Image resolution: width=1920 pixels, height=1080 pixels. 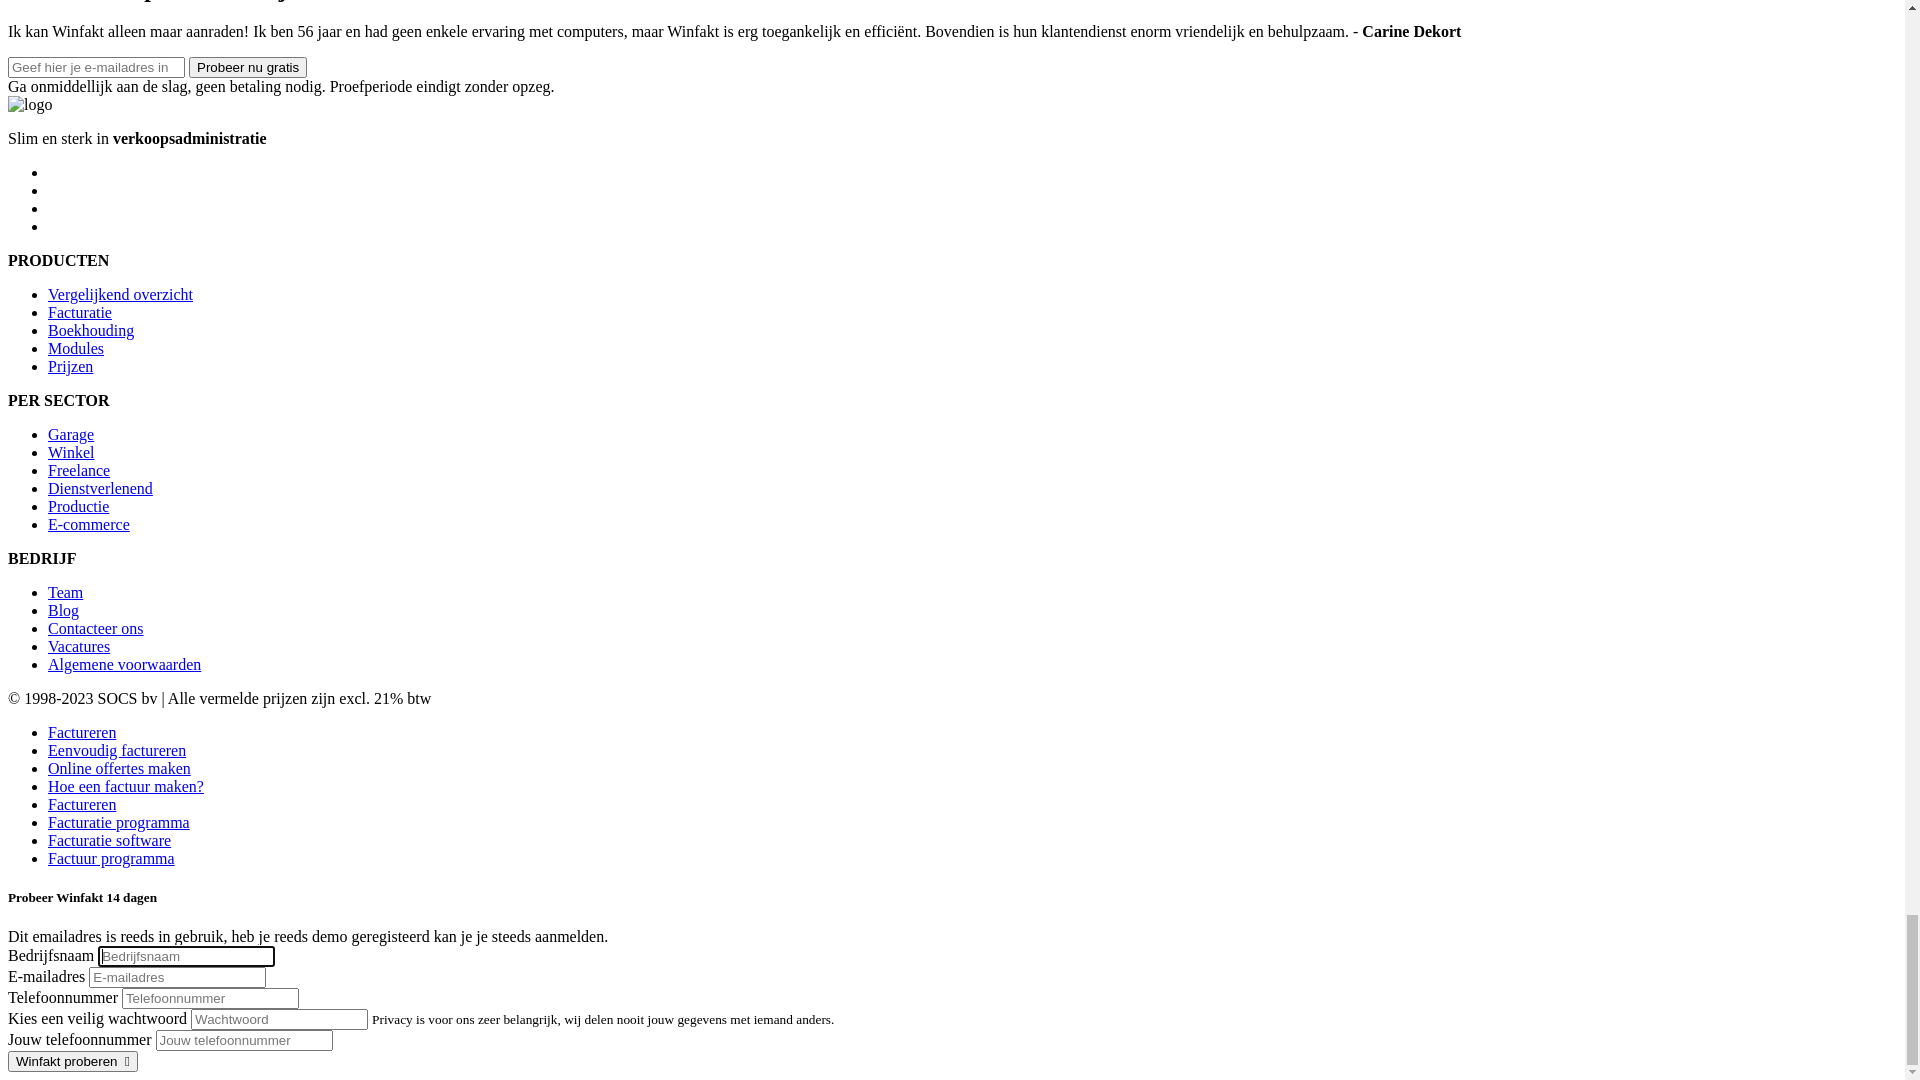 I want to click on 'Over ons', so click(x=76, y=218).